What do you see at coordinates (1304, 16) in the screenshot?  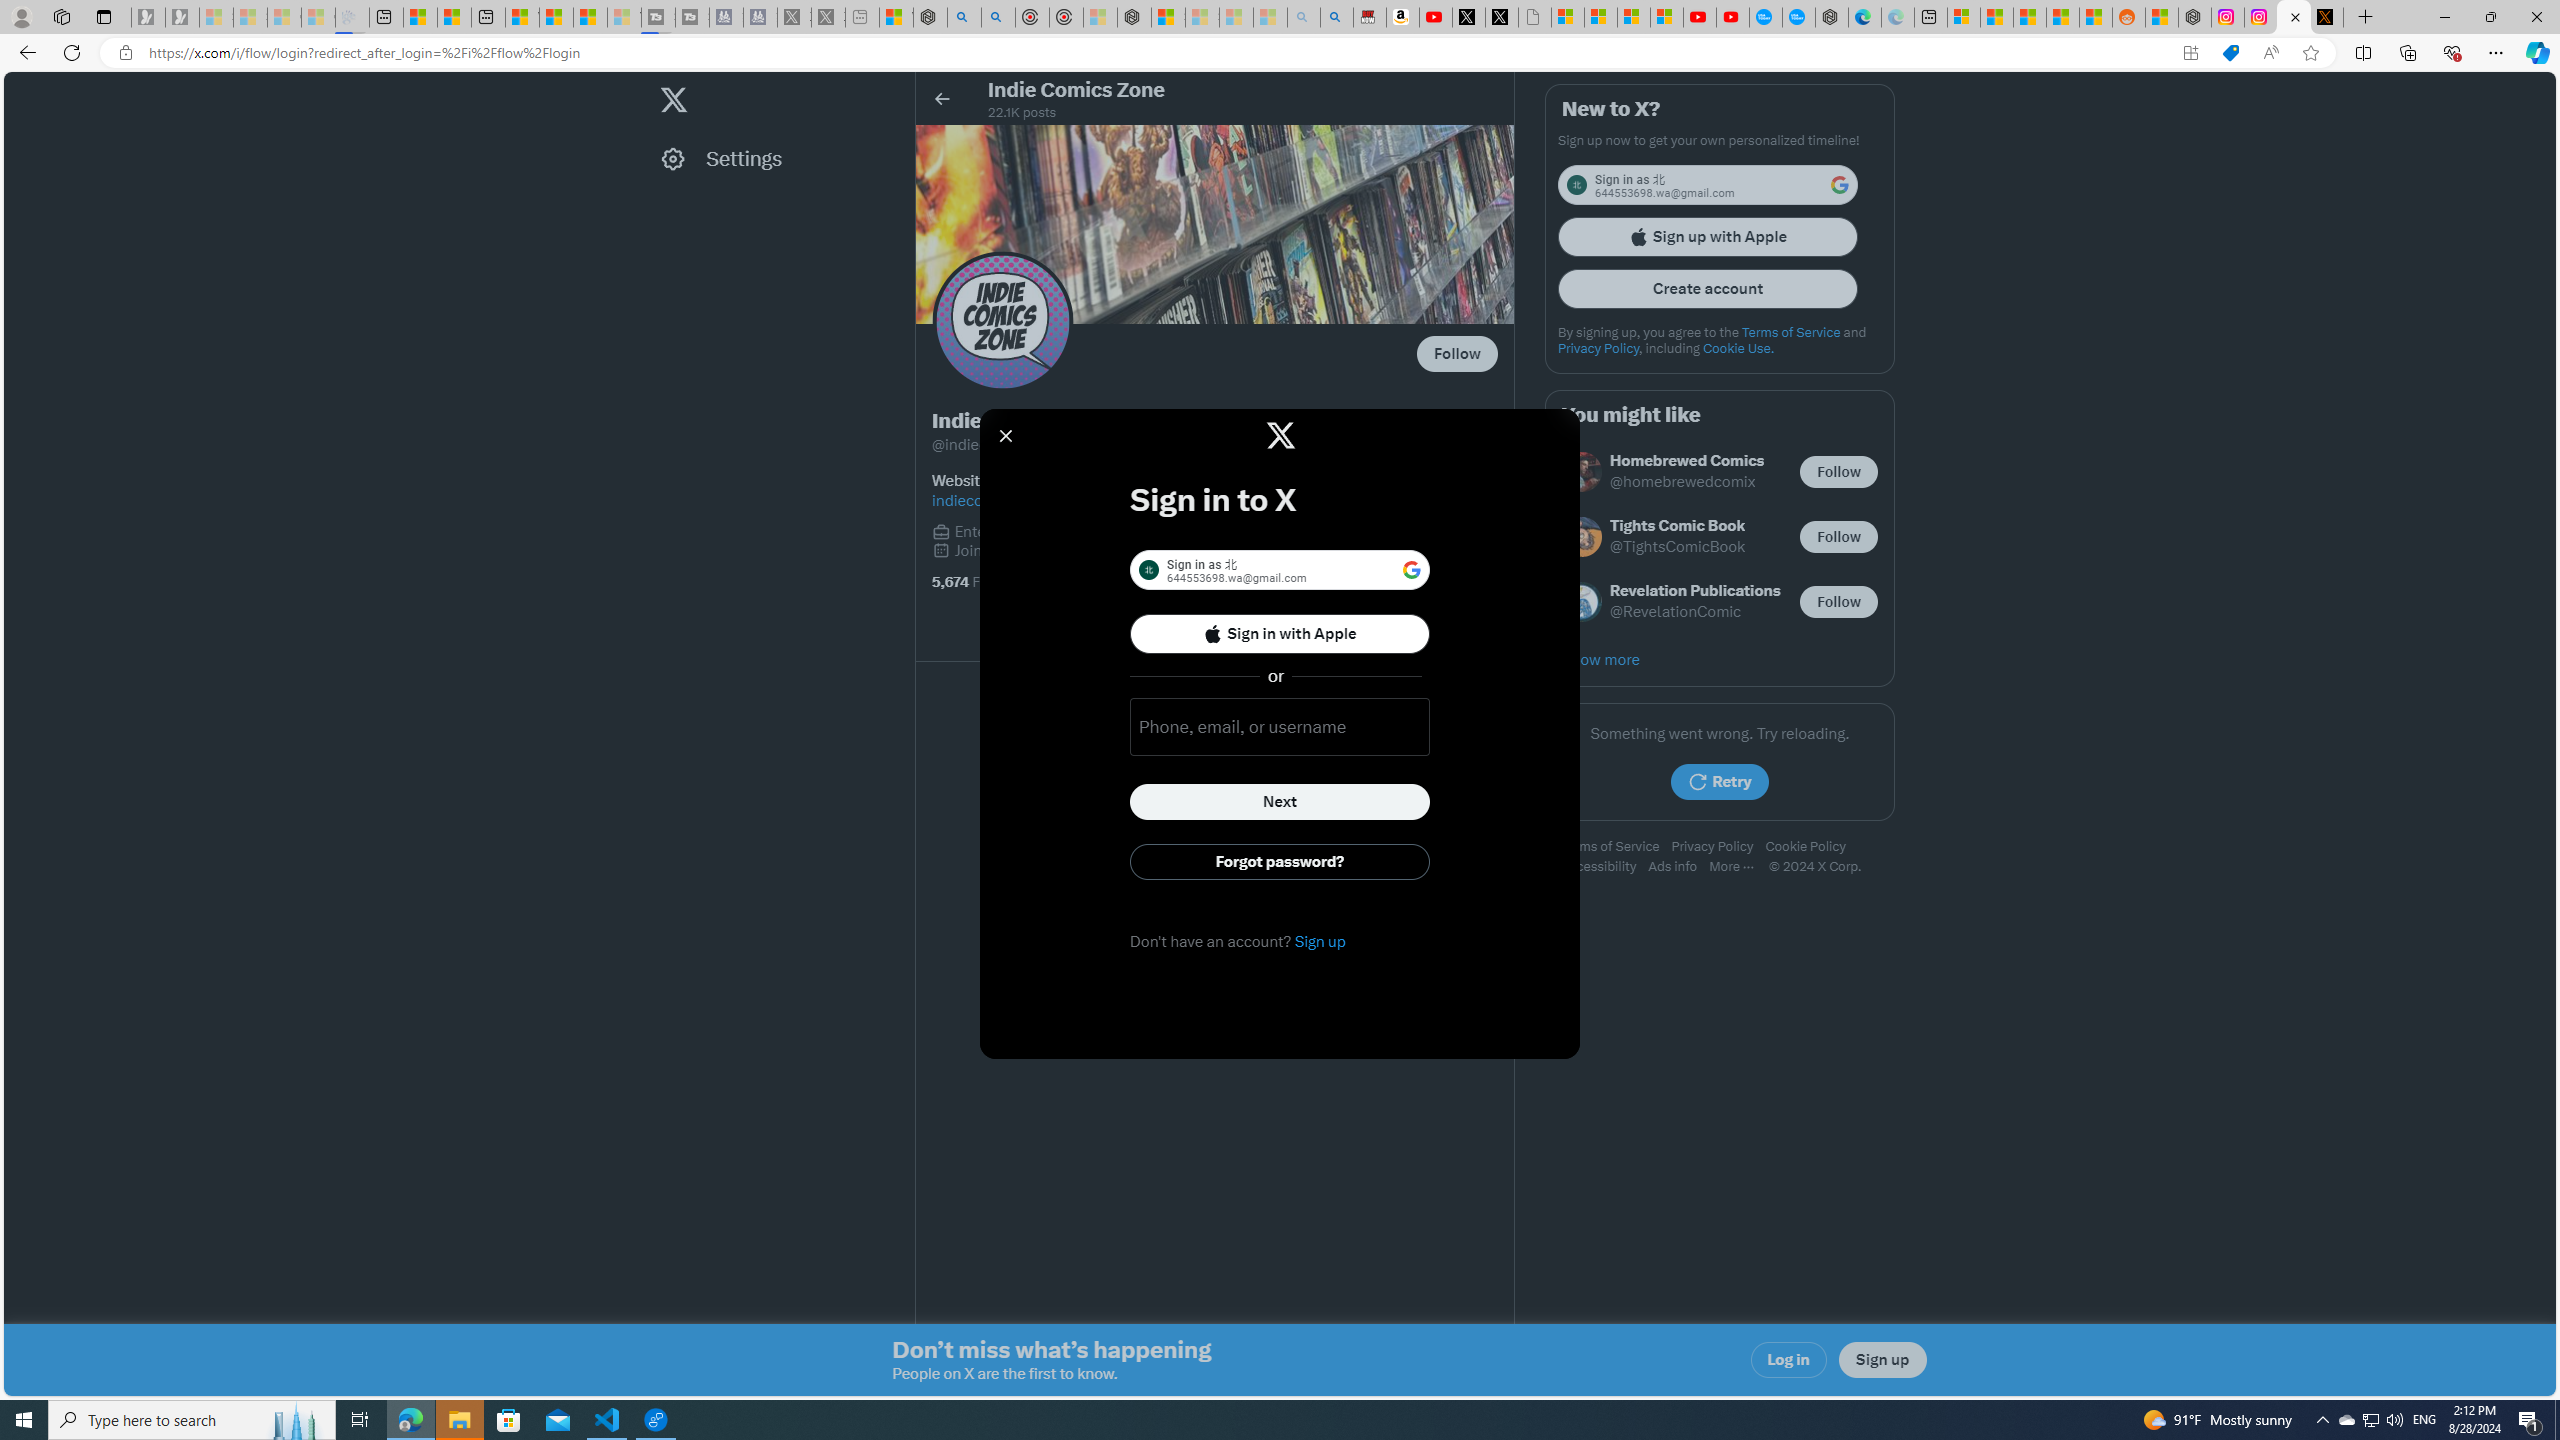 I see `'amazon - Search - Sleeping'` at bounding box center [1304, 16].